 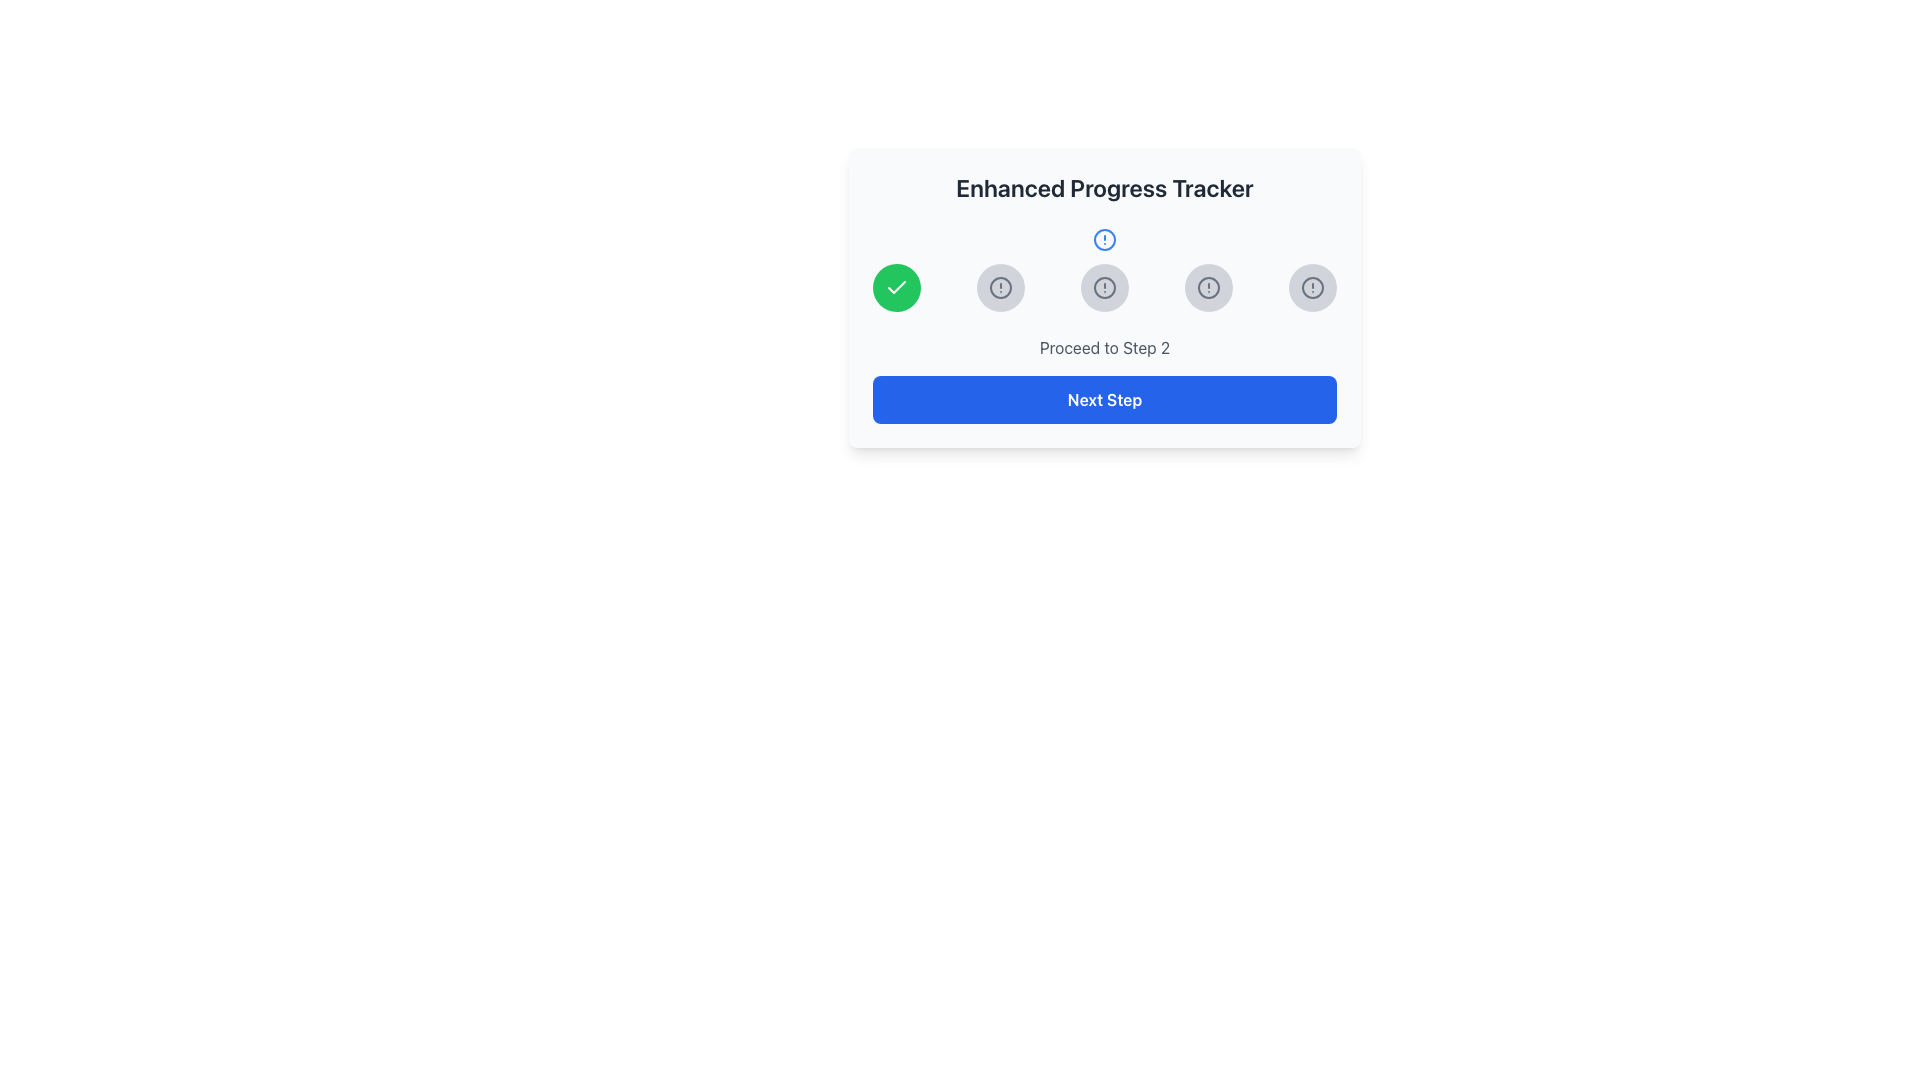 I want to click on the circular icon, which is part of an SVG graphical element, located above the 'Next Step' button, so click(x=1208, y=288).